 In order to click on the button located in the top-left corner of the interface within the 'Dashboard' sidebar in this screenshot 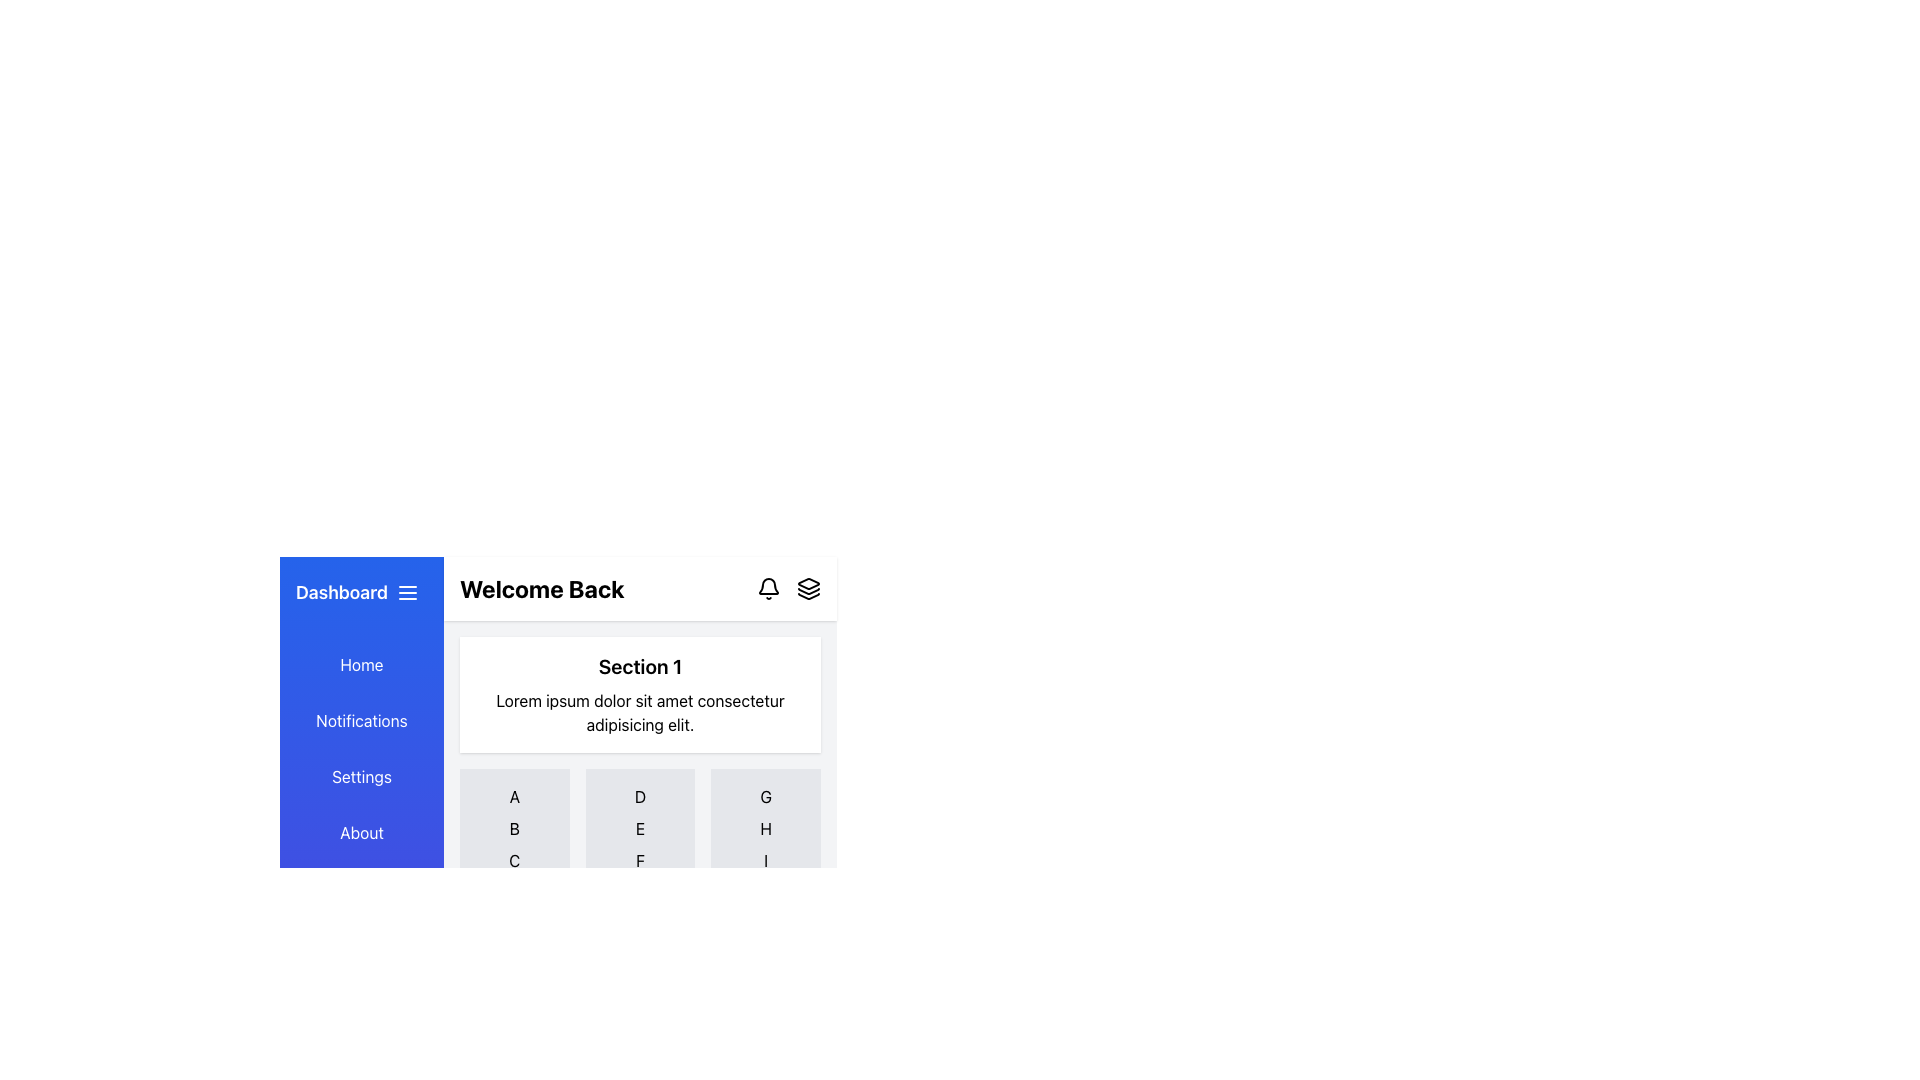, I will do `click(407, 592)`.